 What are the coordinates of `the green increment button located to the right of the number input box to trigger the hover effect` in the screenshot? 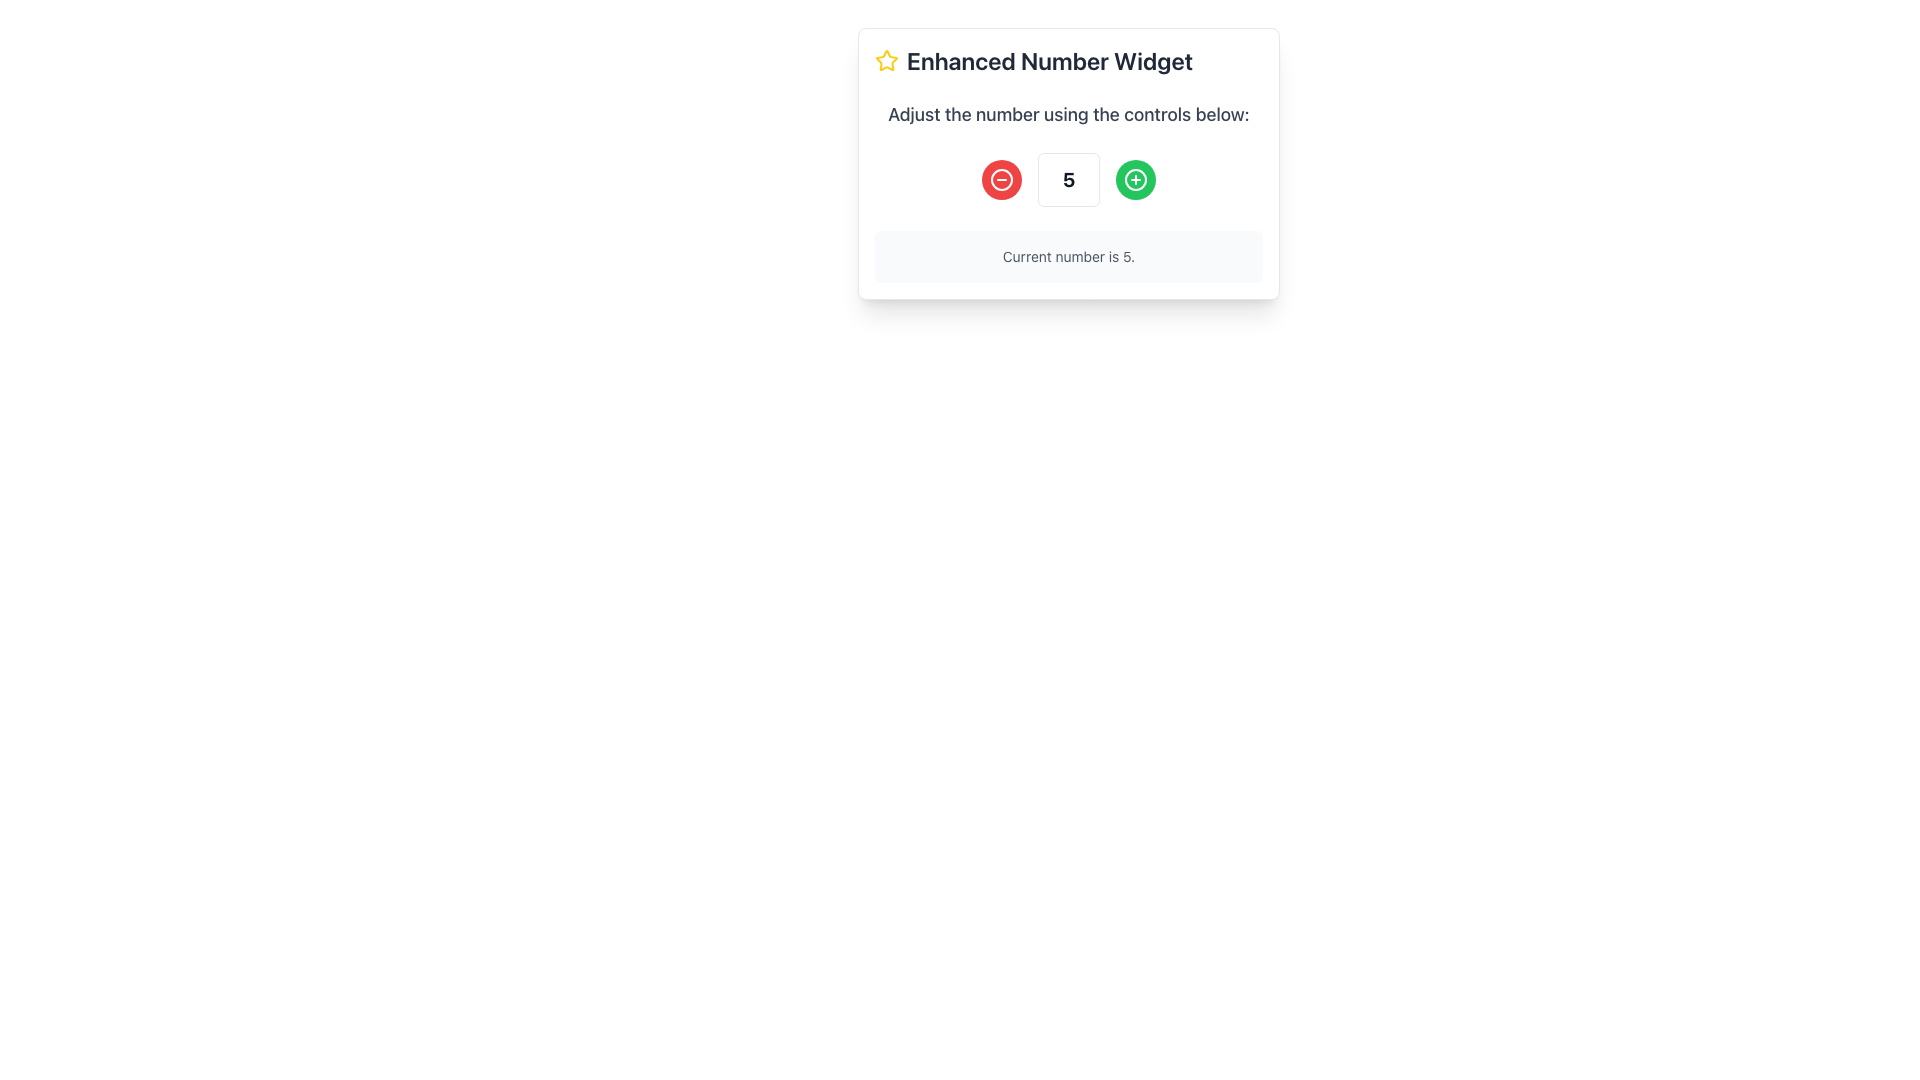 It's located at (1136, 180).